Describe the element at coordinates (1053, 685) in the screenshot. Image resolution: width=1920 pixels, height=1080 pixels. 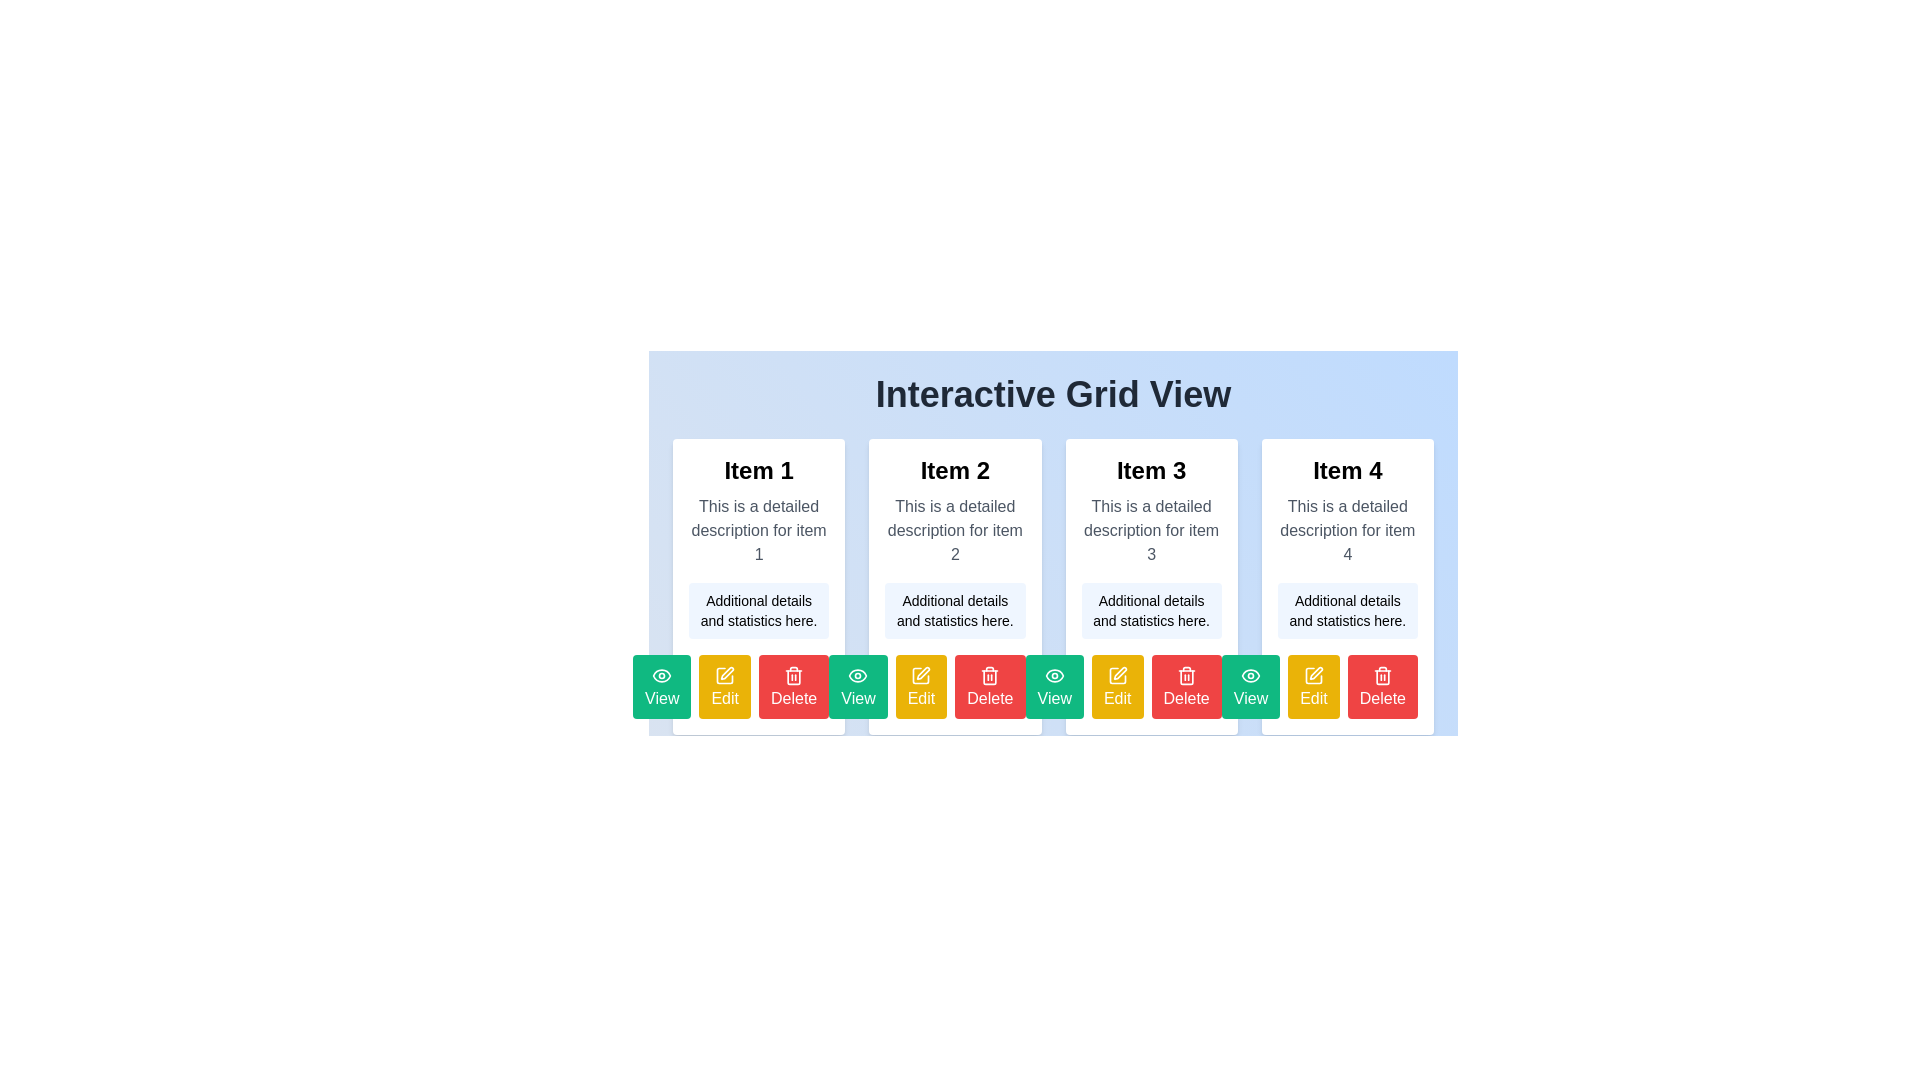
I see `the green 'View' button with a white eye icon` at that location.